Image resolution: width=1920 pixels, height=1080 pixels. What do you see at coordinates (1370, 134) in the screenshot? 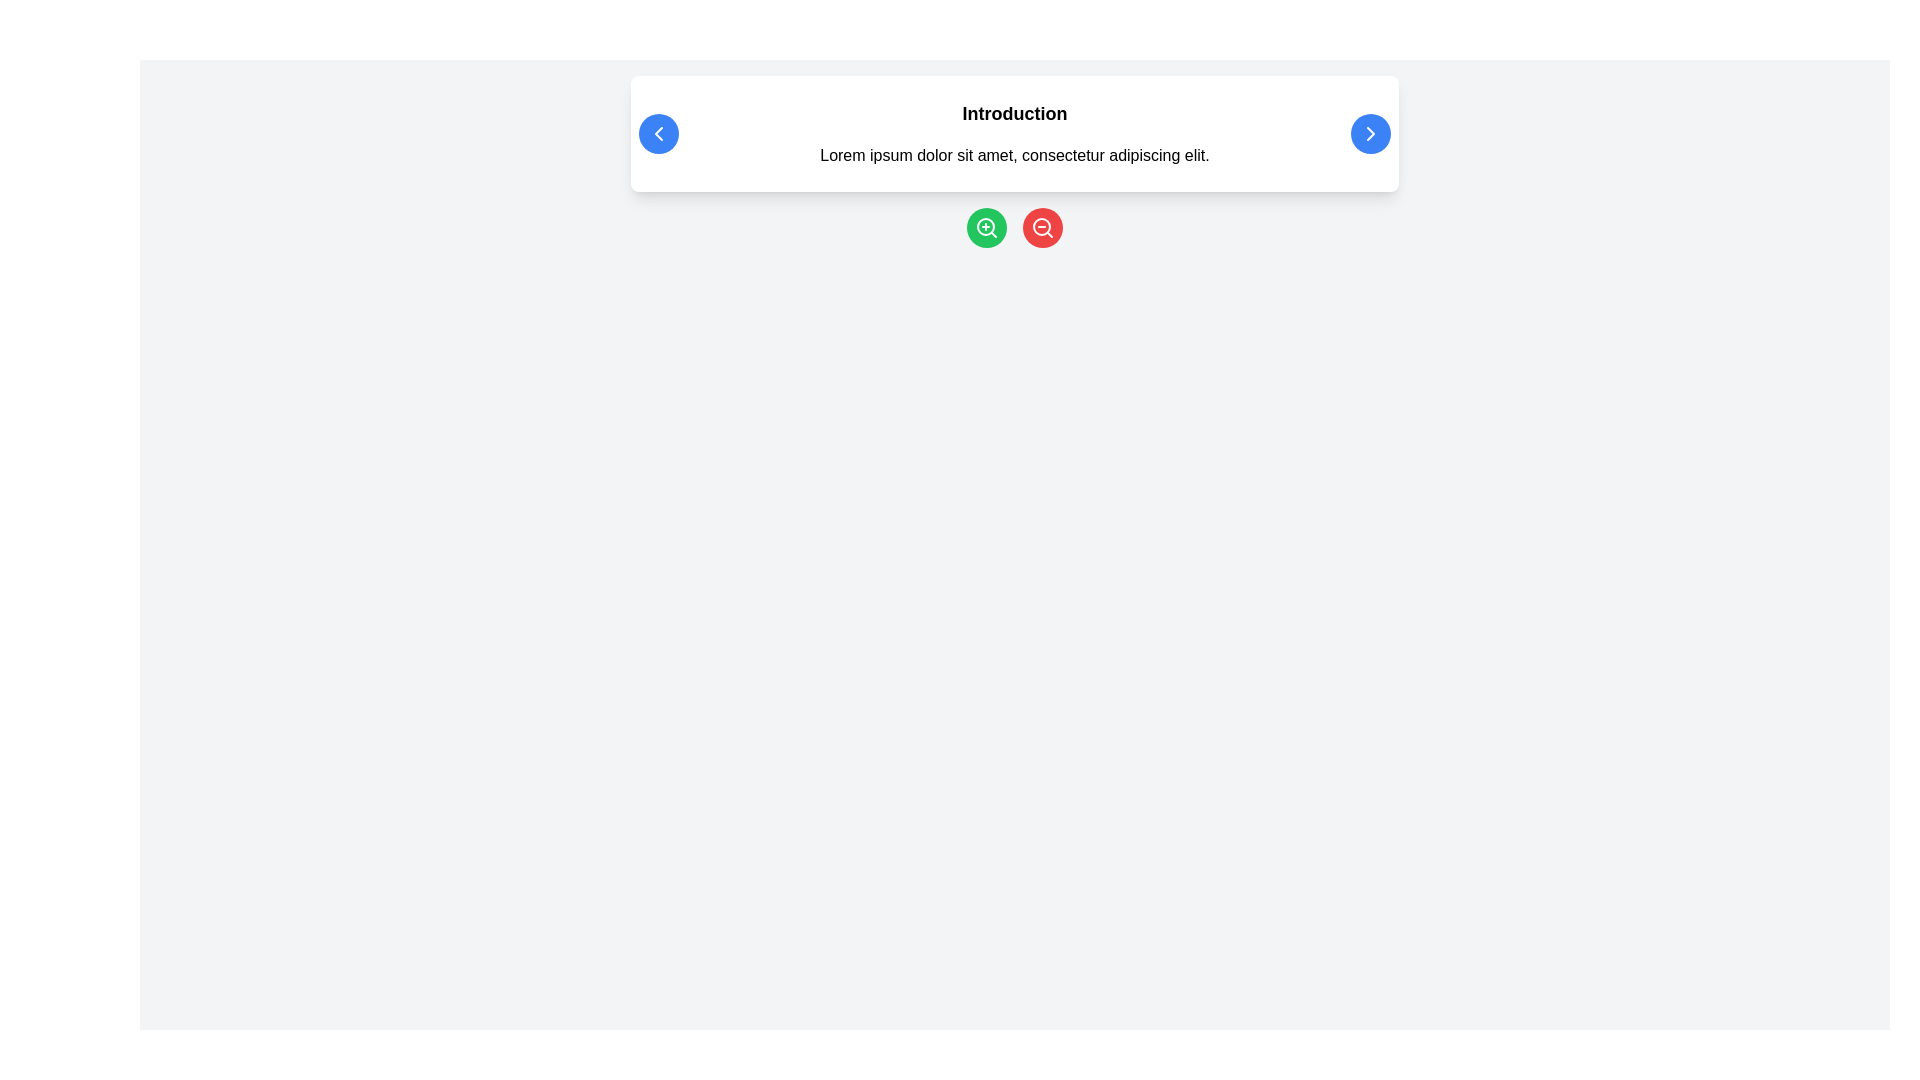
I see `the circular blue navigation button with a white rightward-facing chevron icon` at bounding box center [1370, 134].